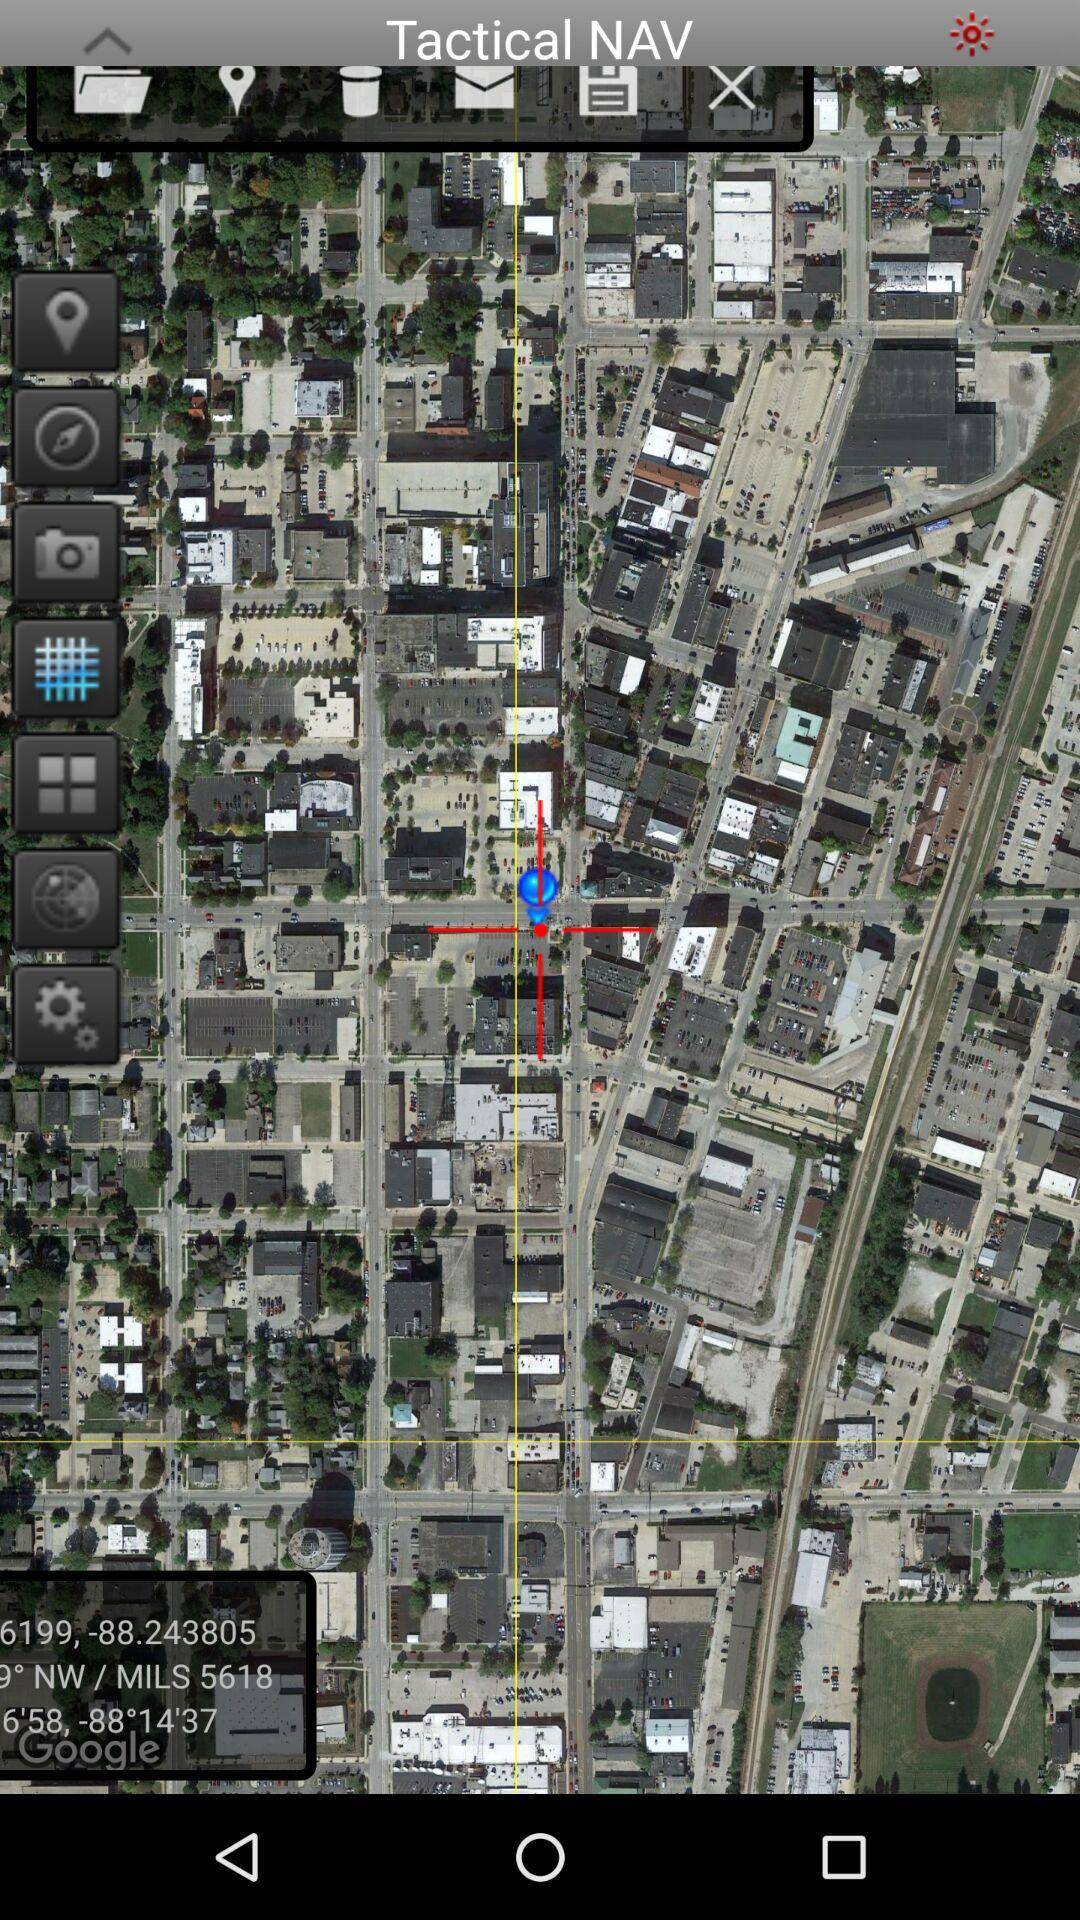  I want to click on the icon next to tactical nav app, so click(107, 33).